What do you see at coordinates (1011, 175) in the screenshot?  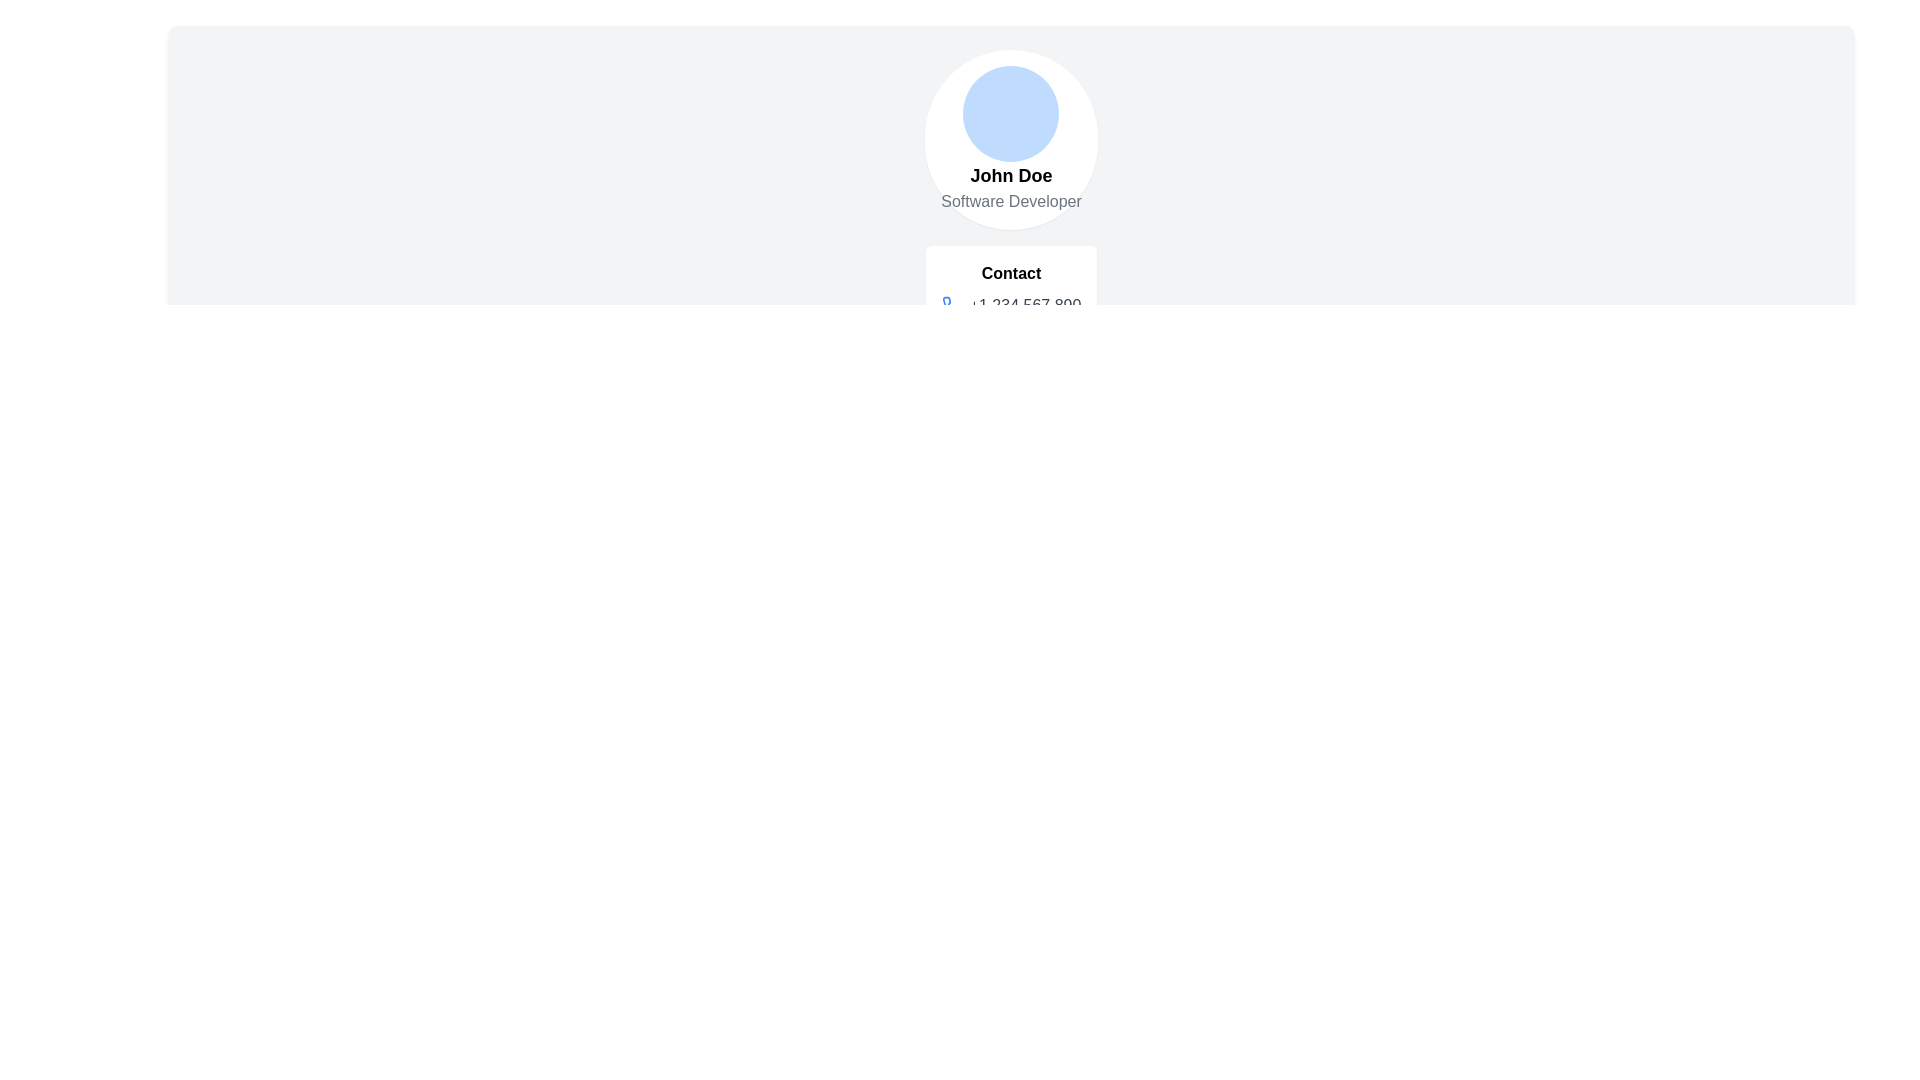 I see `the static text label displaying the name 'John Doe', which is positioned below a circular avatar and above a label saying 'Software Developer'` at bounding box center [1011, 175].